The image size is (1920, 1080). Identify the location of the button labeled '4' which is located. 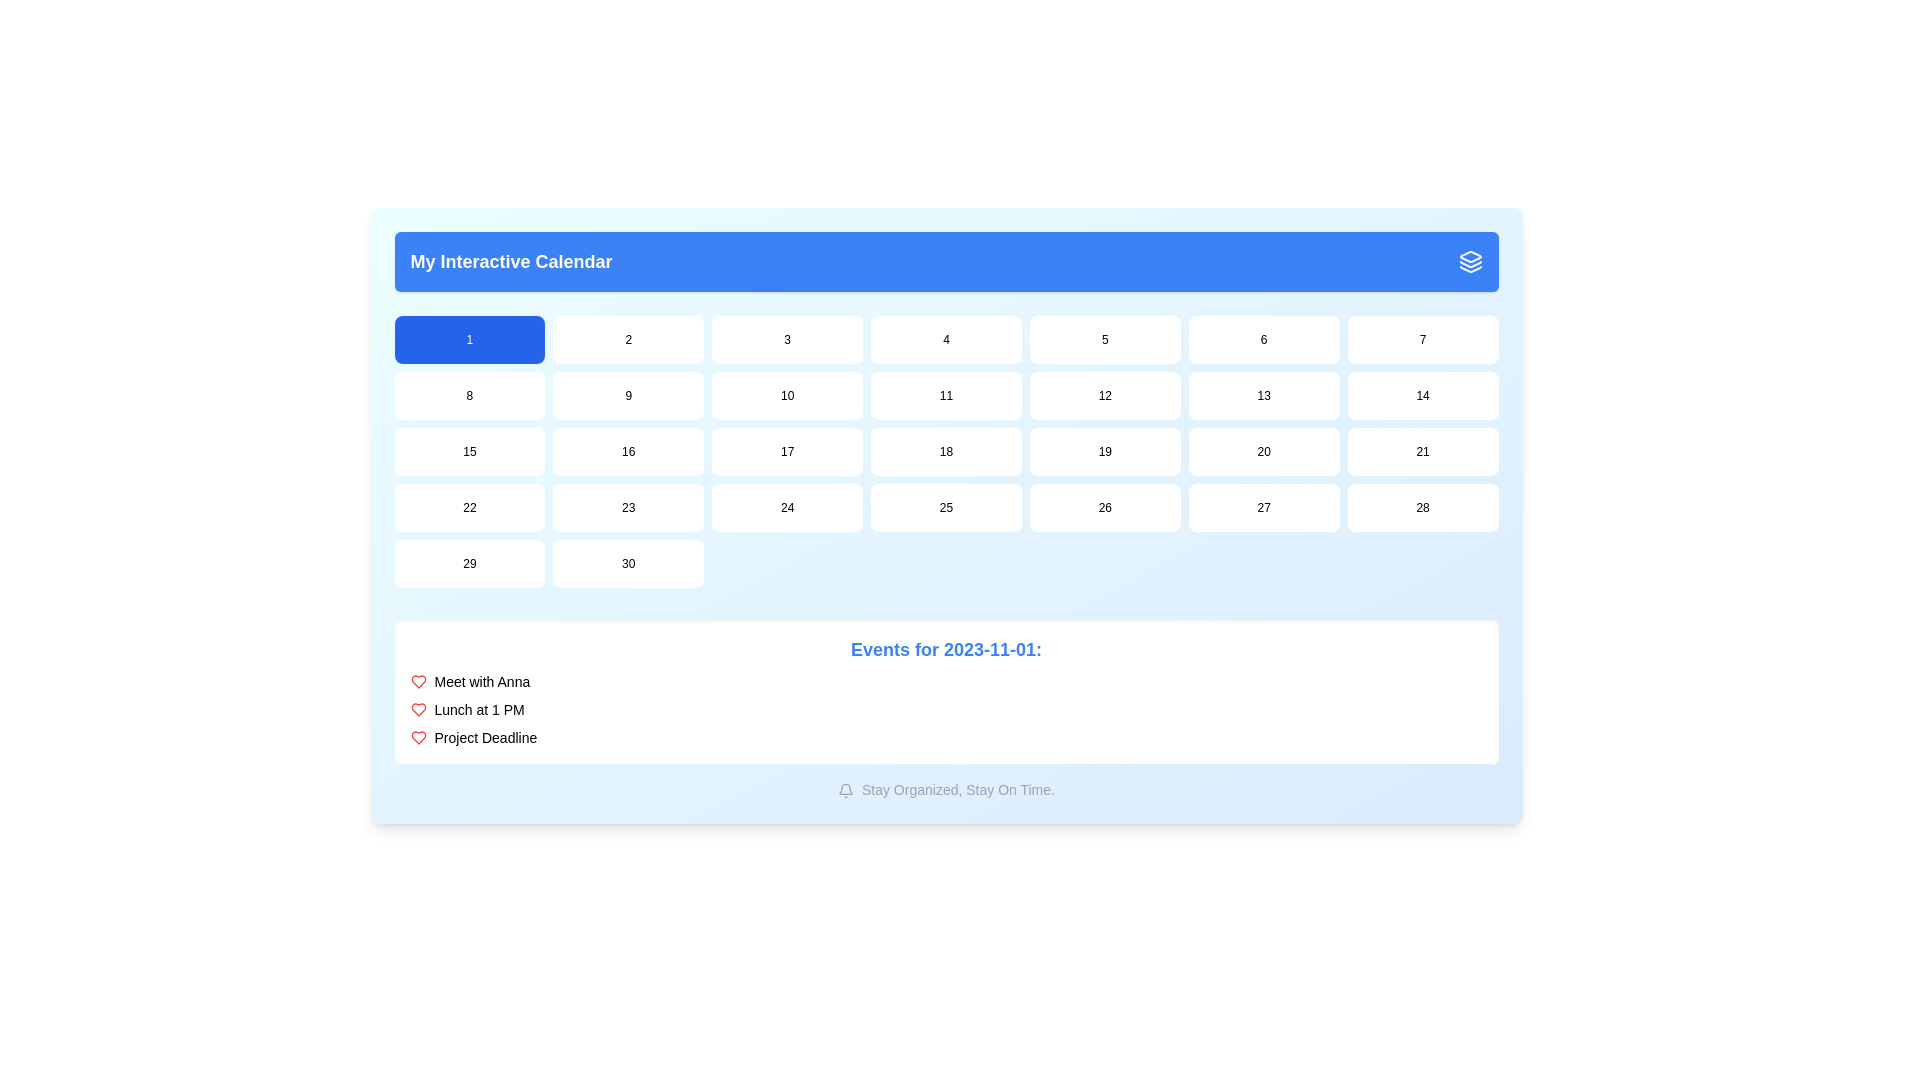
(945, 338).